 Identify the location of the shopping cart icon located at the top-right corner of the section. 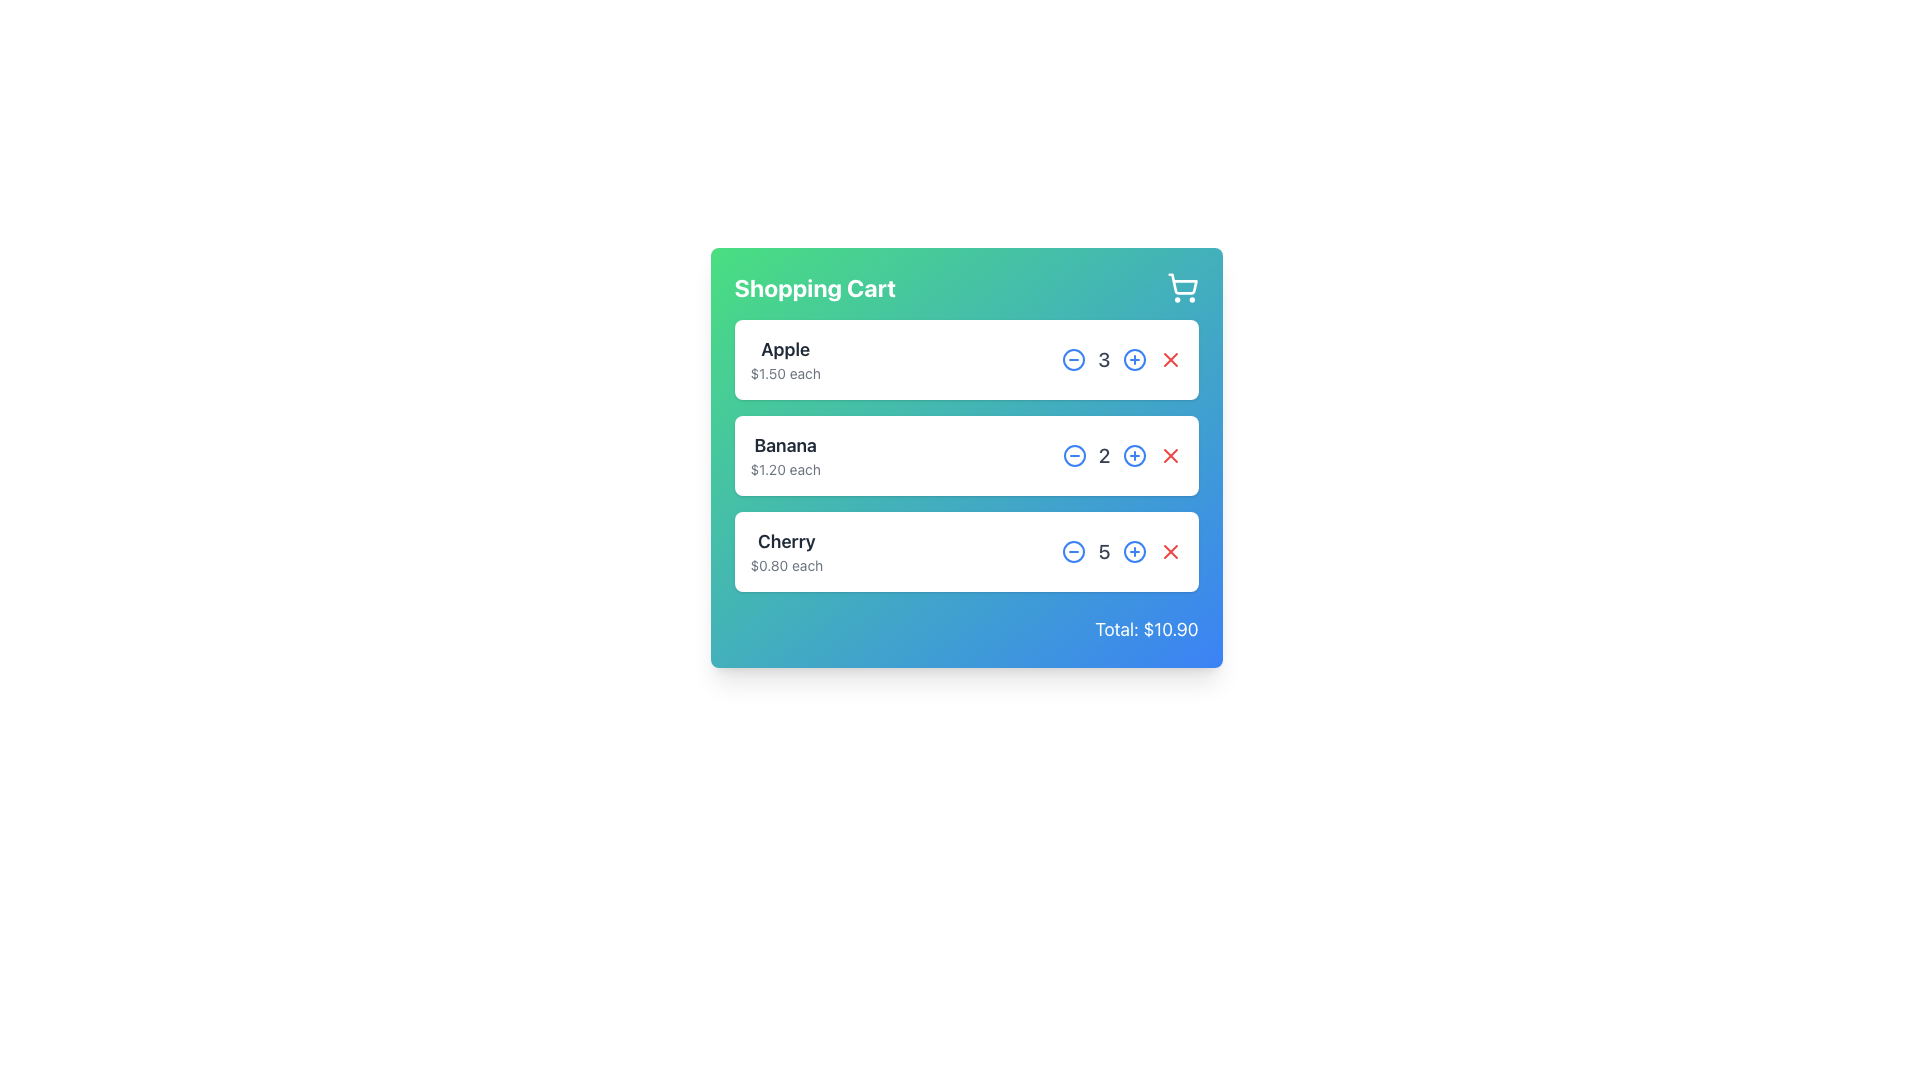
(1182, 288).